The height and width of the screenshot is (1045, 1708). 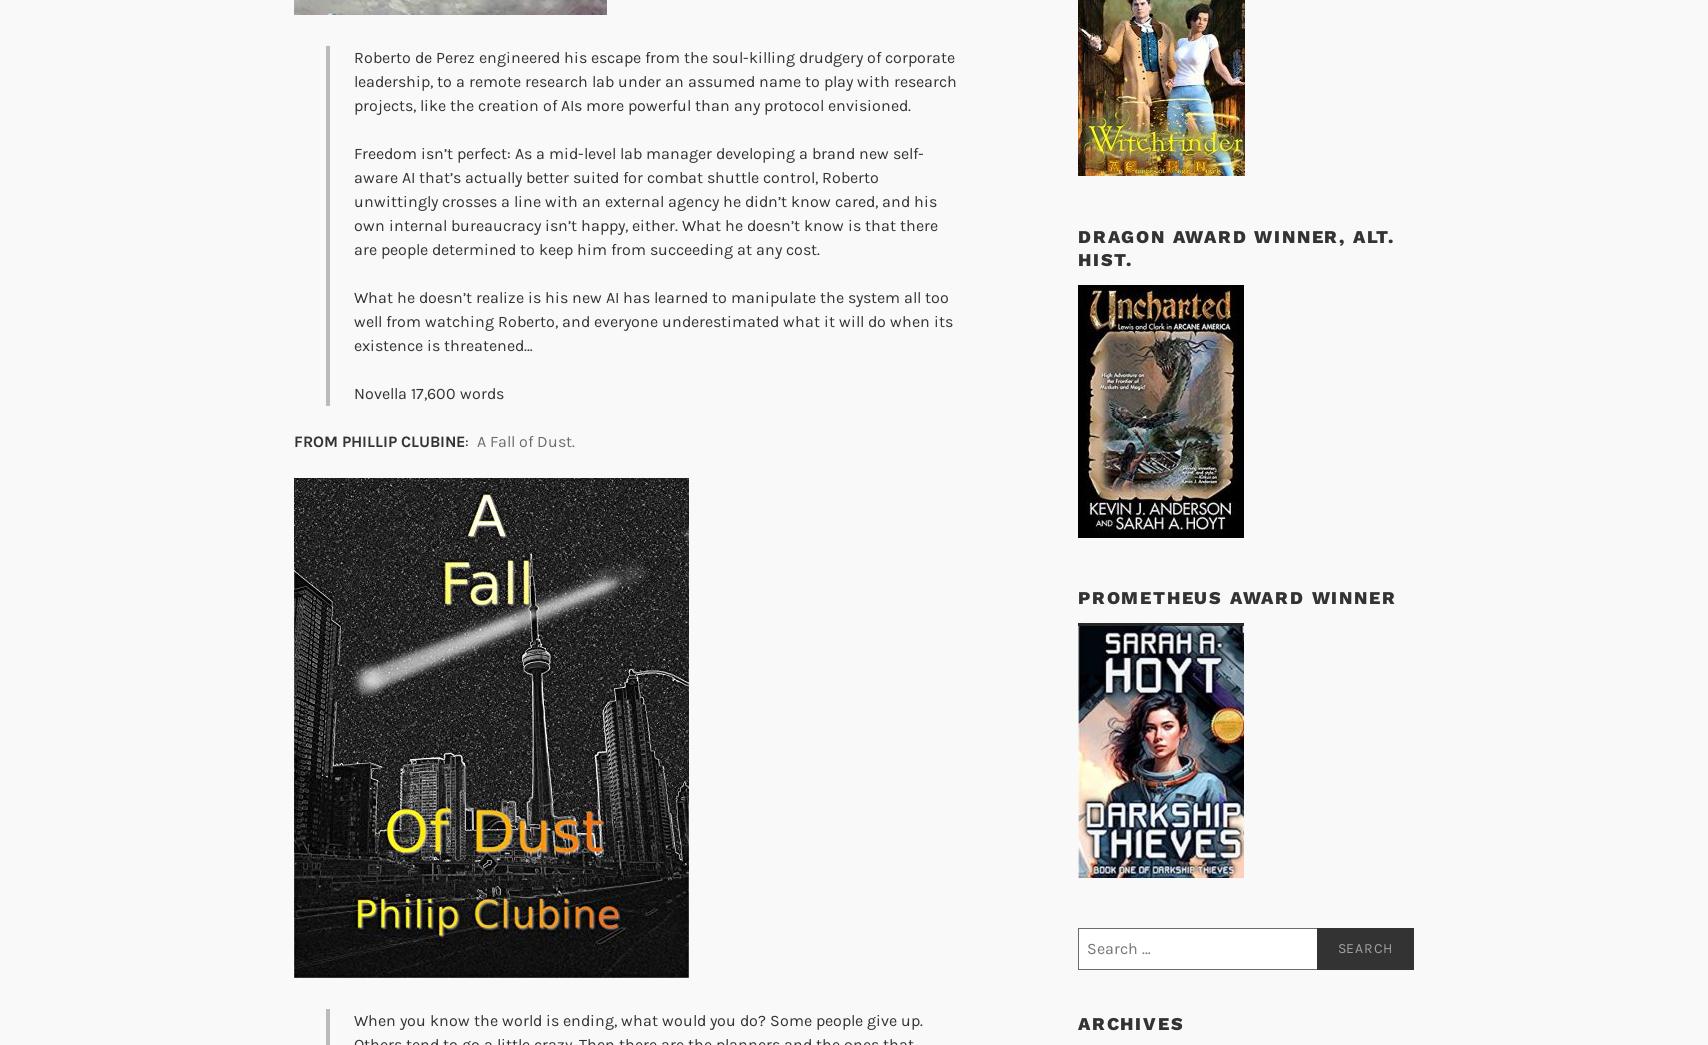 I want to click on 'Freedom isn’t perfect: As a mid-level lab manager developing a brand new self-aware AI that’s actually better suited for combat shuttle control, Roberto unwittingly crosses a line with an external agency he didn’t know cared, and his own internal bureaucracy isn’t happy, either. What he doesn’t know is that there are people determined to keep him from succeeding at any cost.', so click(x=645, y=201).